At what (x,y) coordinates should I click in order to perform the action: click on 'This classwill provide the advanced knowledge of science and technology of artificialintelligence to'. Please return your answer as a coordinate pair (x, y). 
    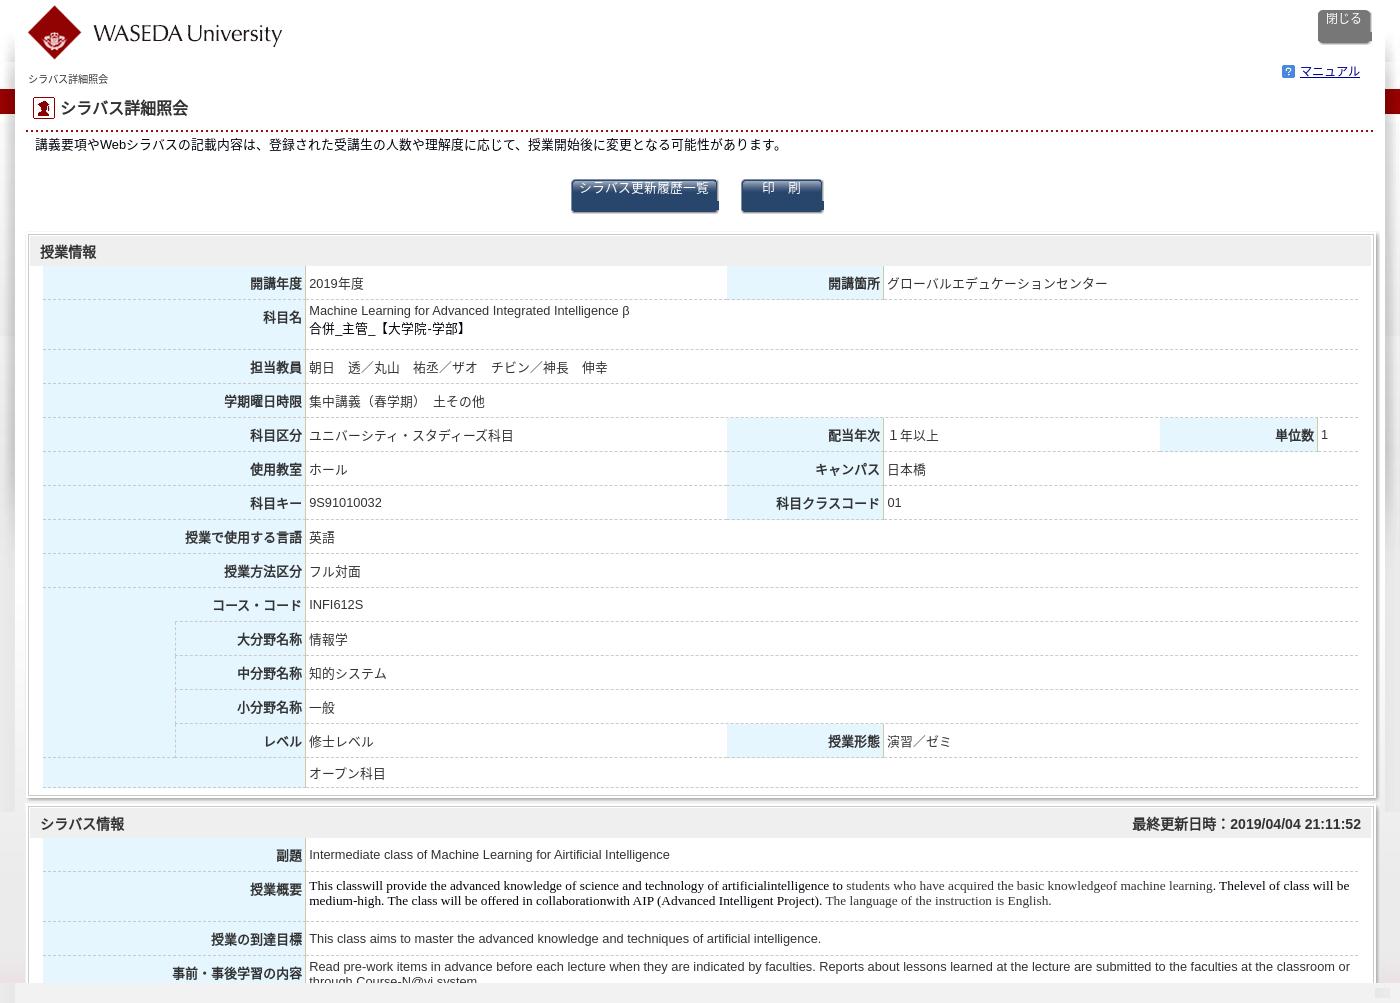
    Looking at the image, I should click on (577, 884).